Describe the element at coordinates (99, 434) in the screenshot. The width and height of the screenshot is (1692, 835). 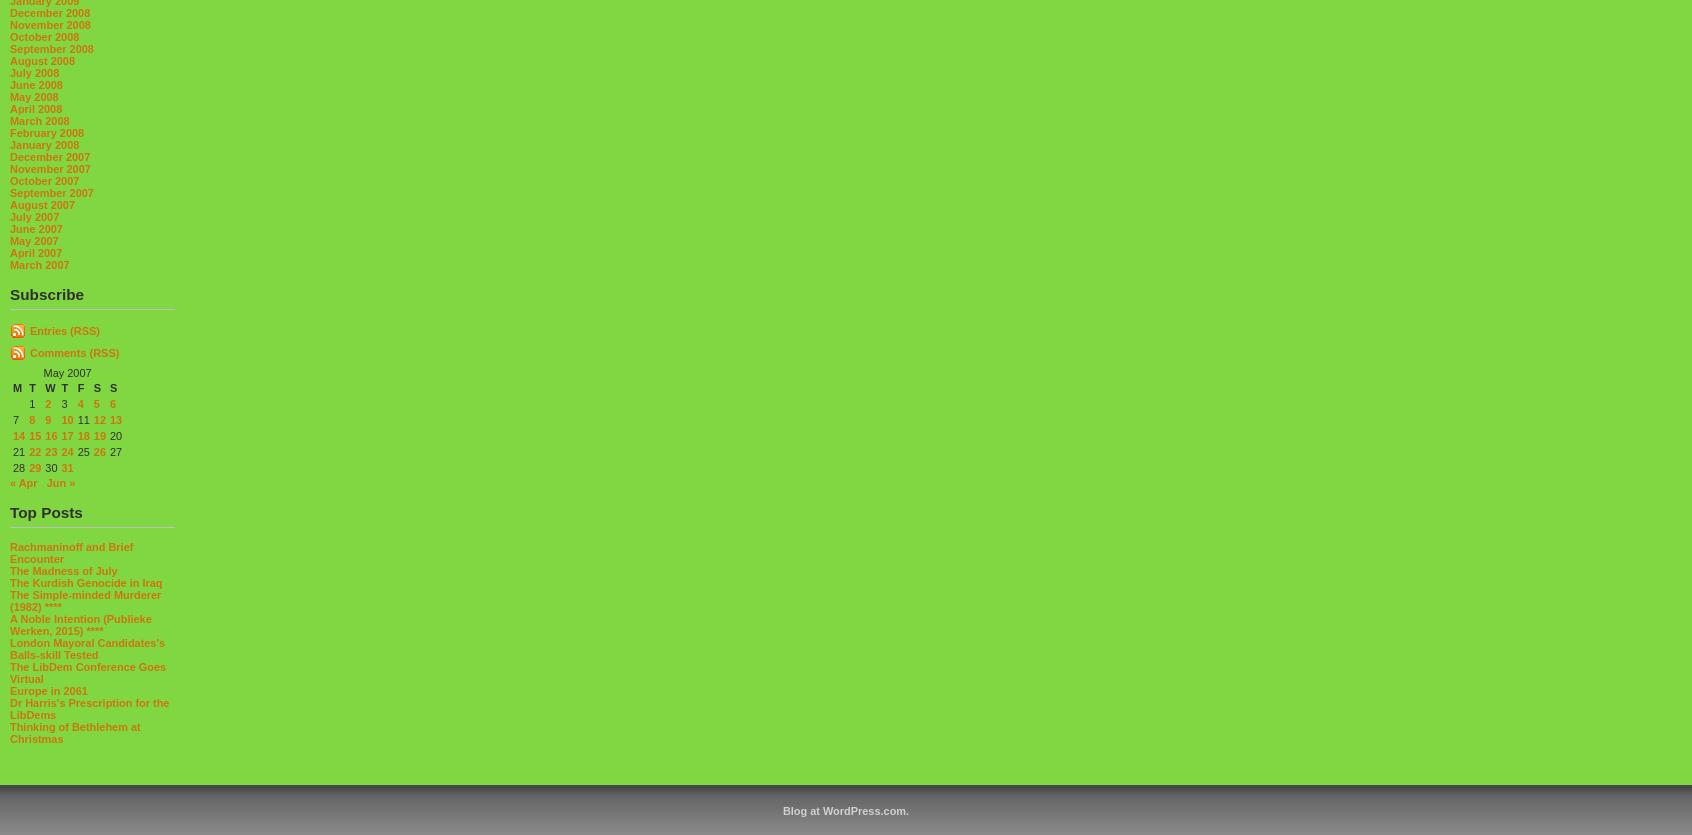
I see `'19'` at that location.